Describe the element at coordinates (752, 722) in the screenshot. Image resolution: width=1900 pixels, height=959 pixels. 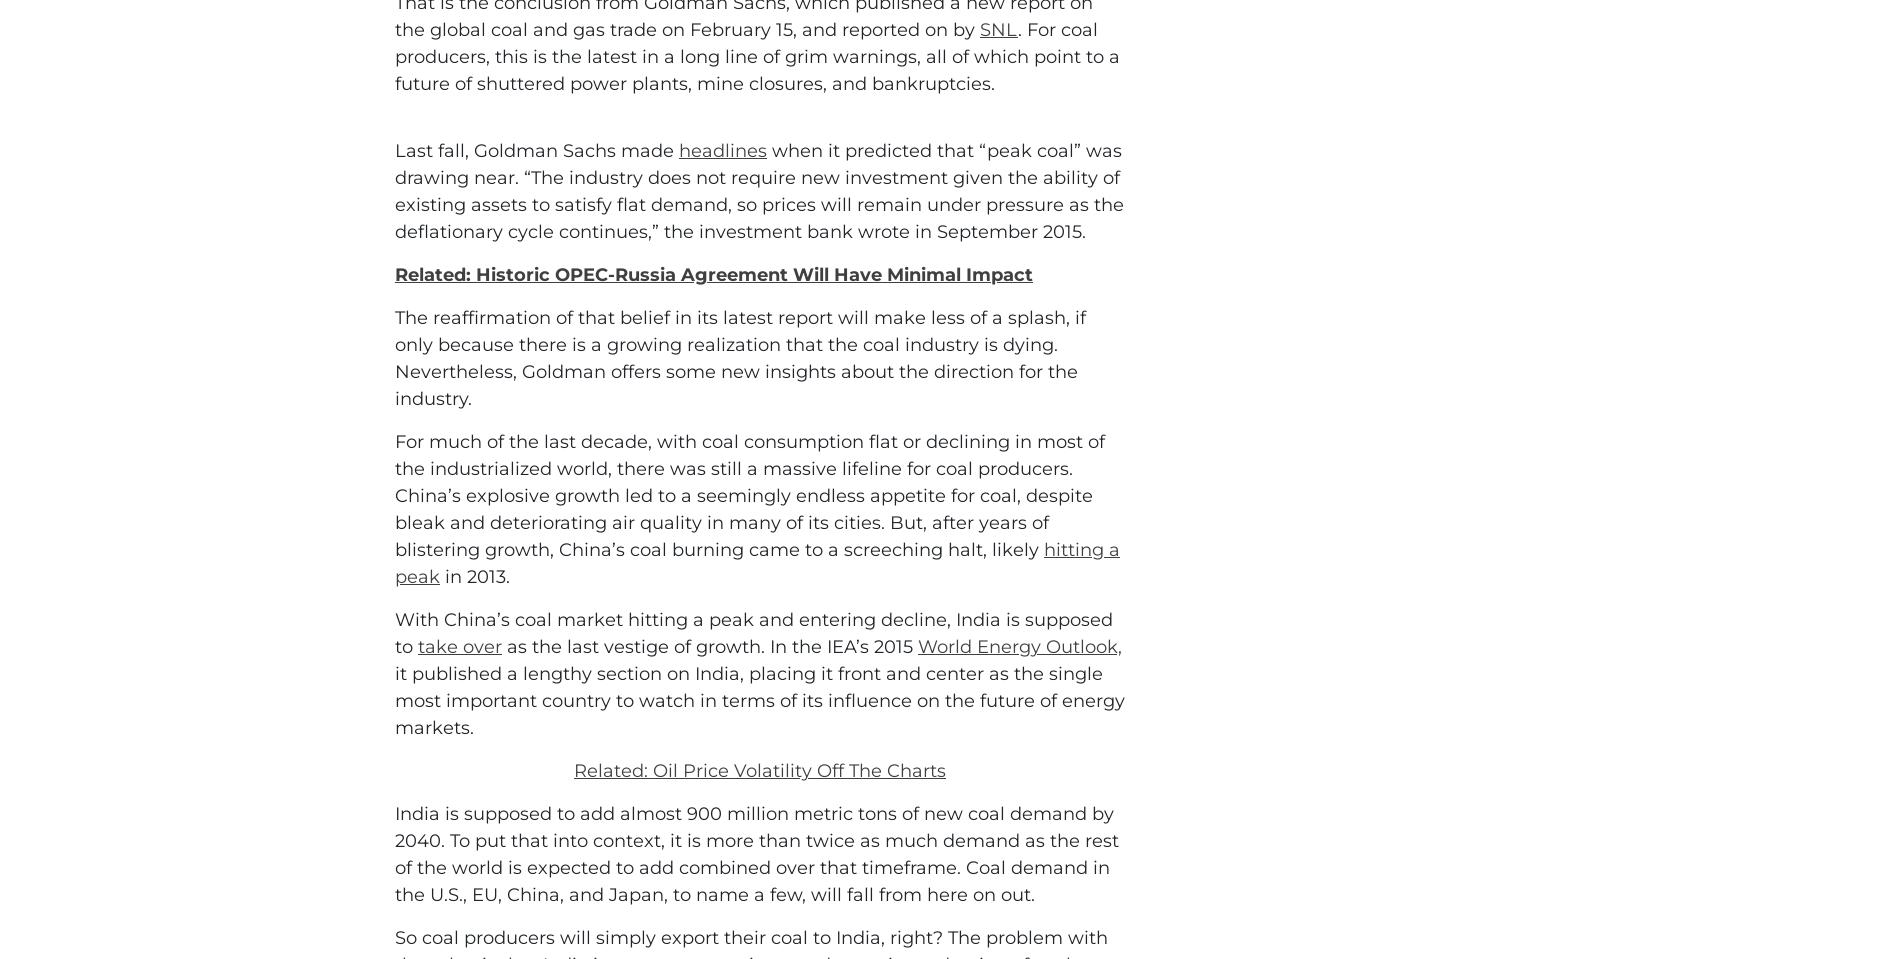
I see `'With China’s coal market hitting a peak and entering decline, India is supposed to'` at that location.